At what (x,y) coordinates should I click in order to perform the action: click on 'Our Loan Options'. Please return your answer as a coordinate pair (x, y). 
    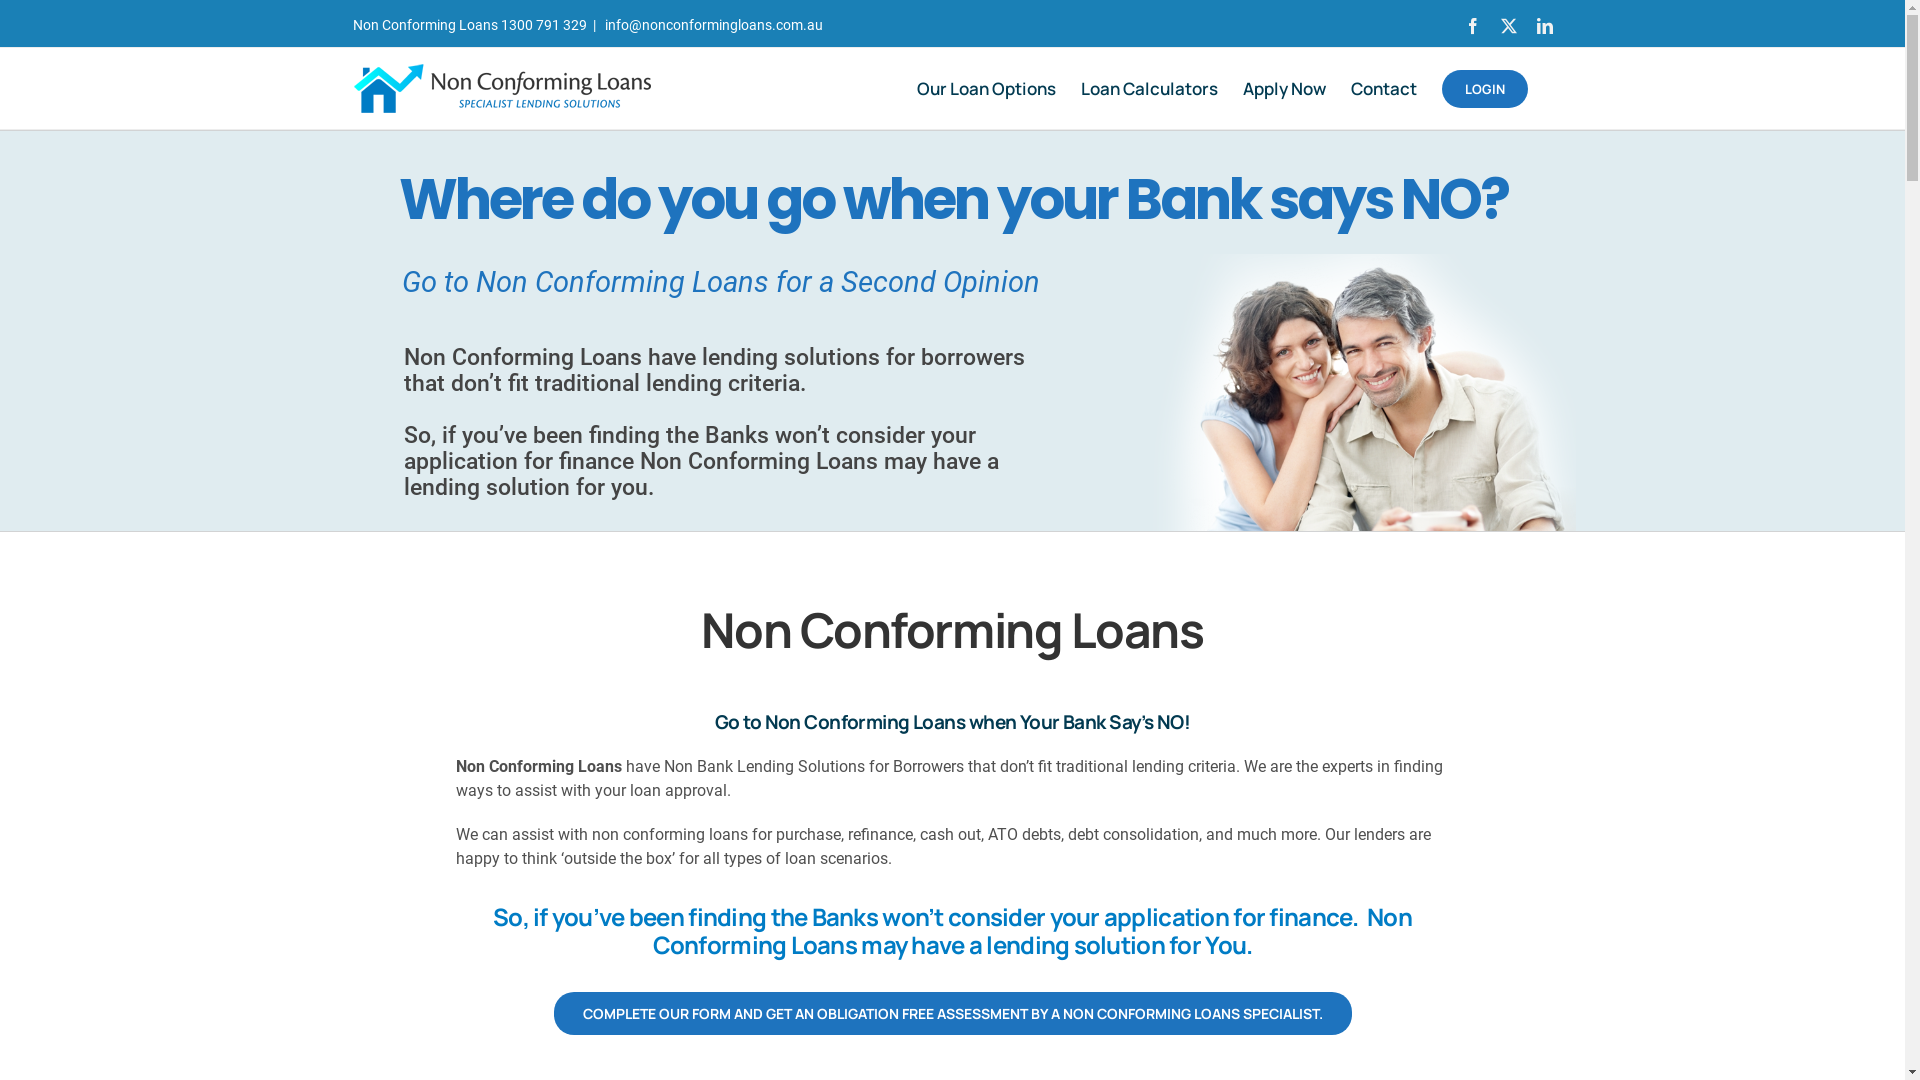
    Looking at the image, I should click on (985, 87).